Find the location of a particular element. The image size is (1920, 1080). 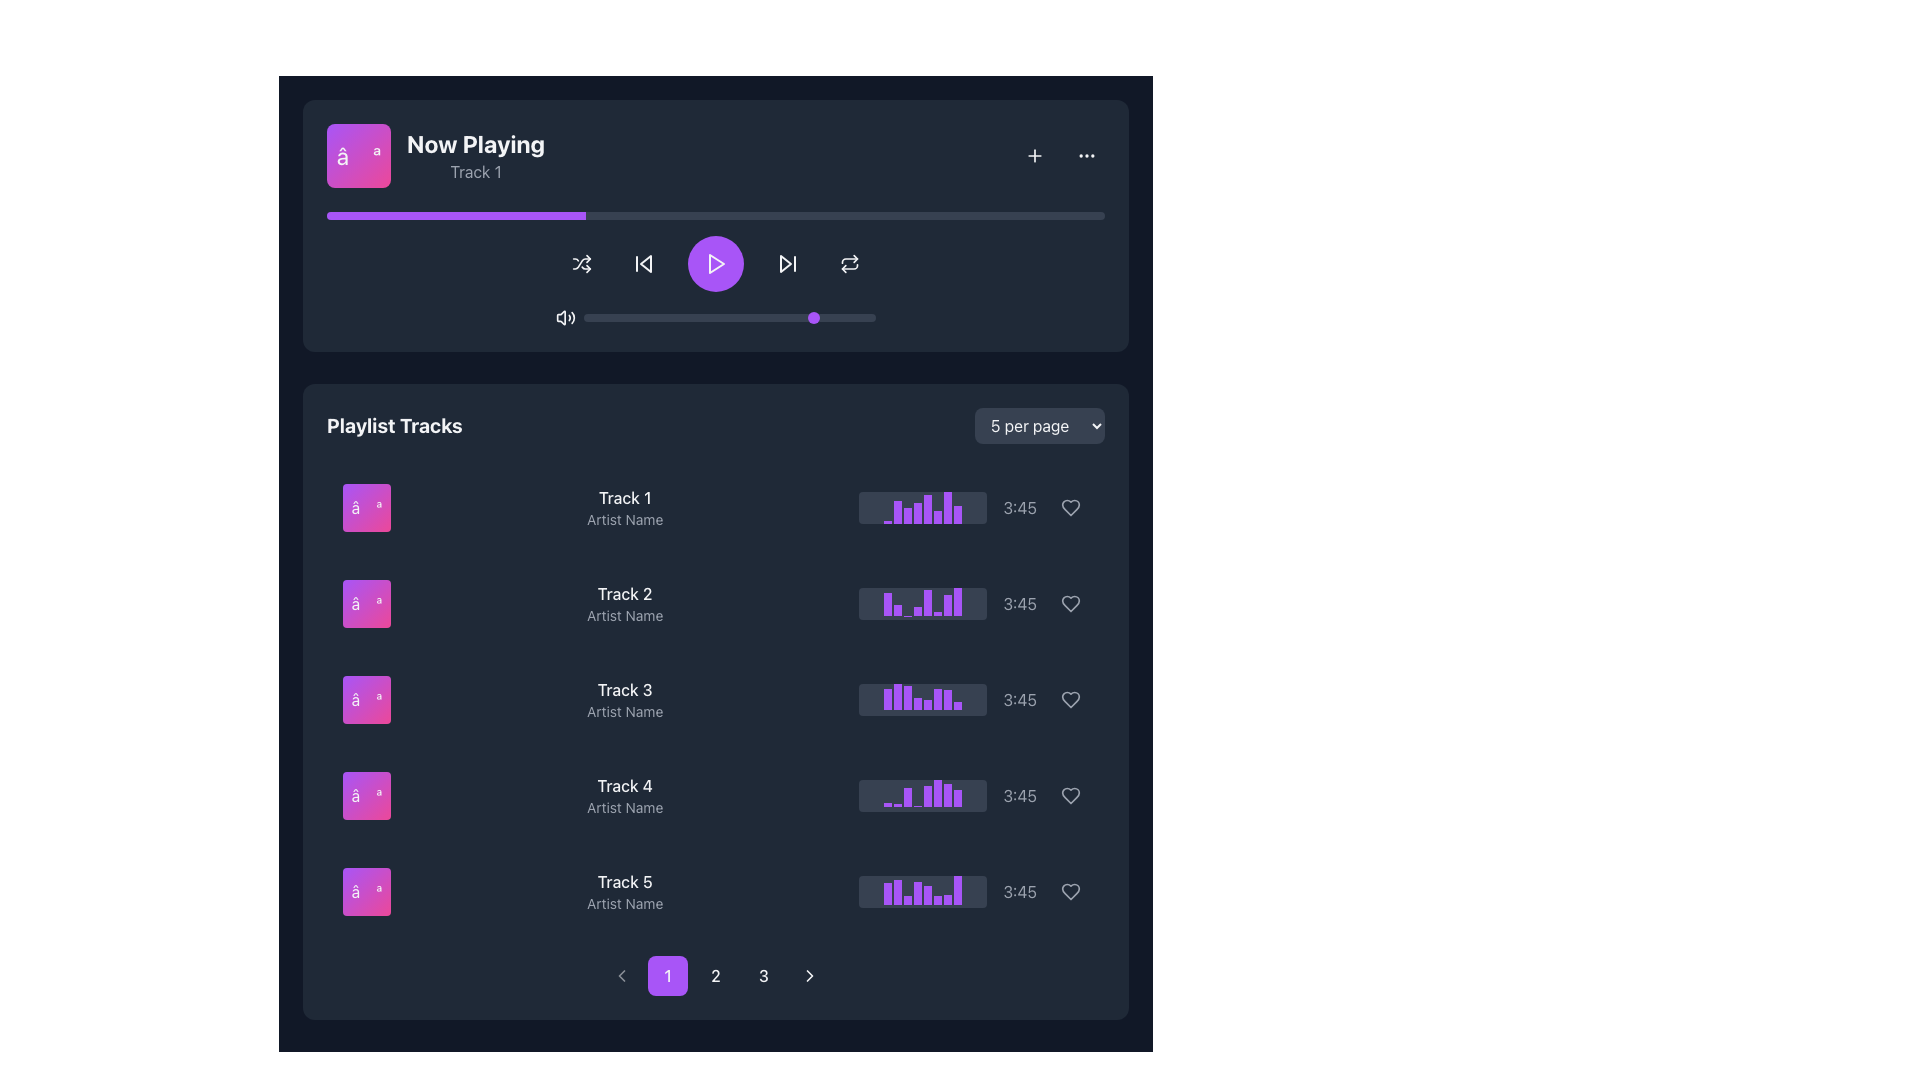

the circular button with a purple background and play icon at its center to play or pause playback is located at coordinates (715, 262).